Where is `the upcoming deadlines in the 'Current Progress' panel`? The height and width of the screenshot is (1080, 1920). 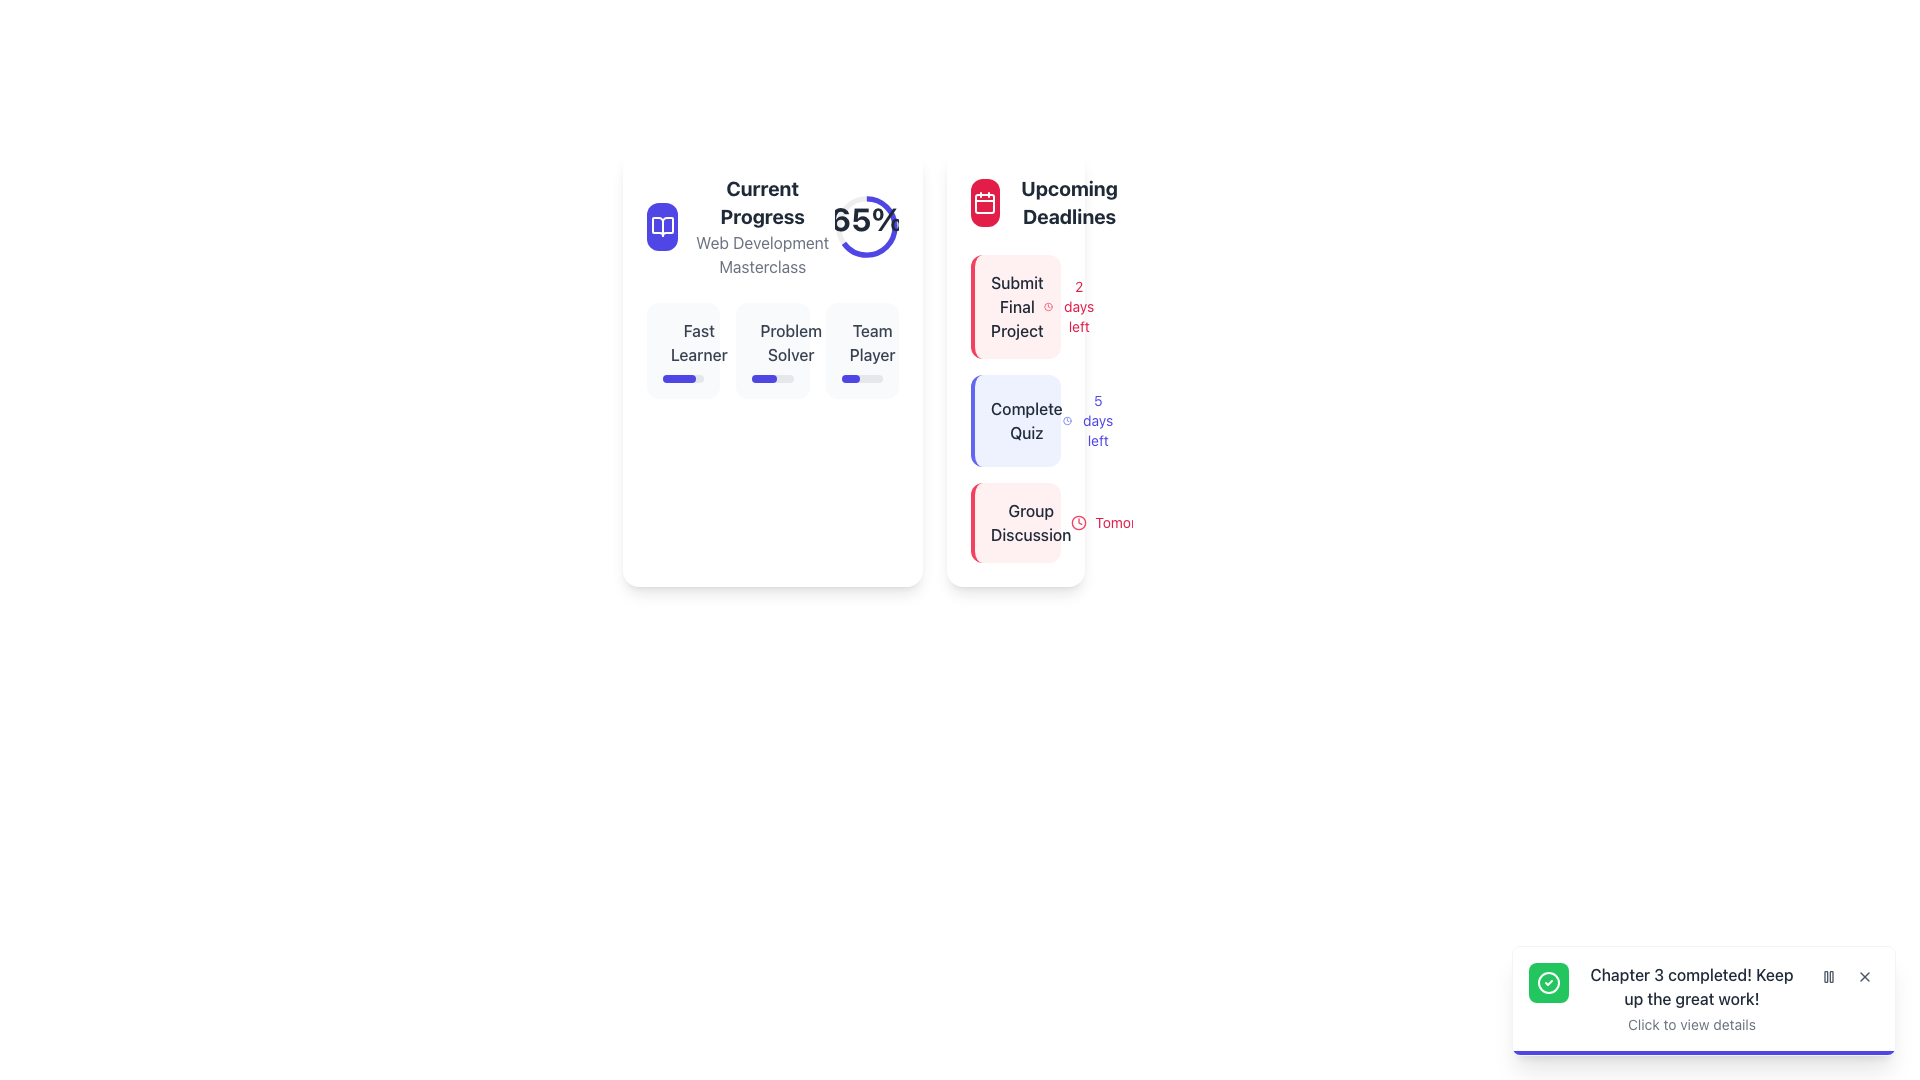
the upcoming deadlines in the 'Current Progress' panel is located at coordinates (854, 369).